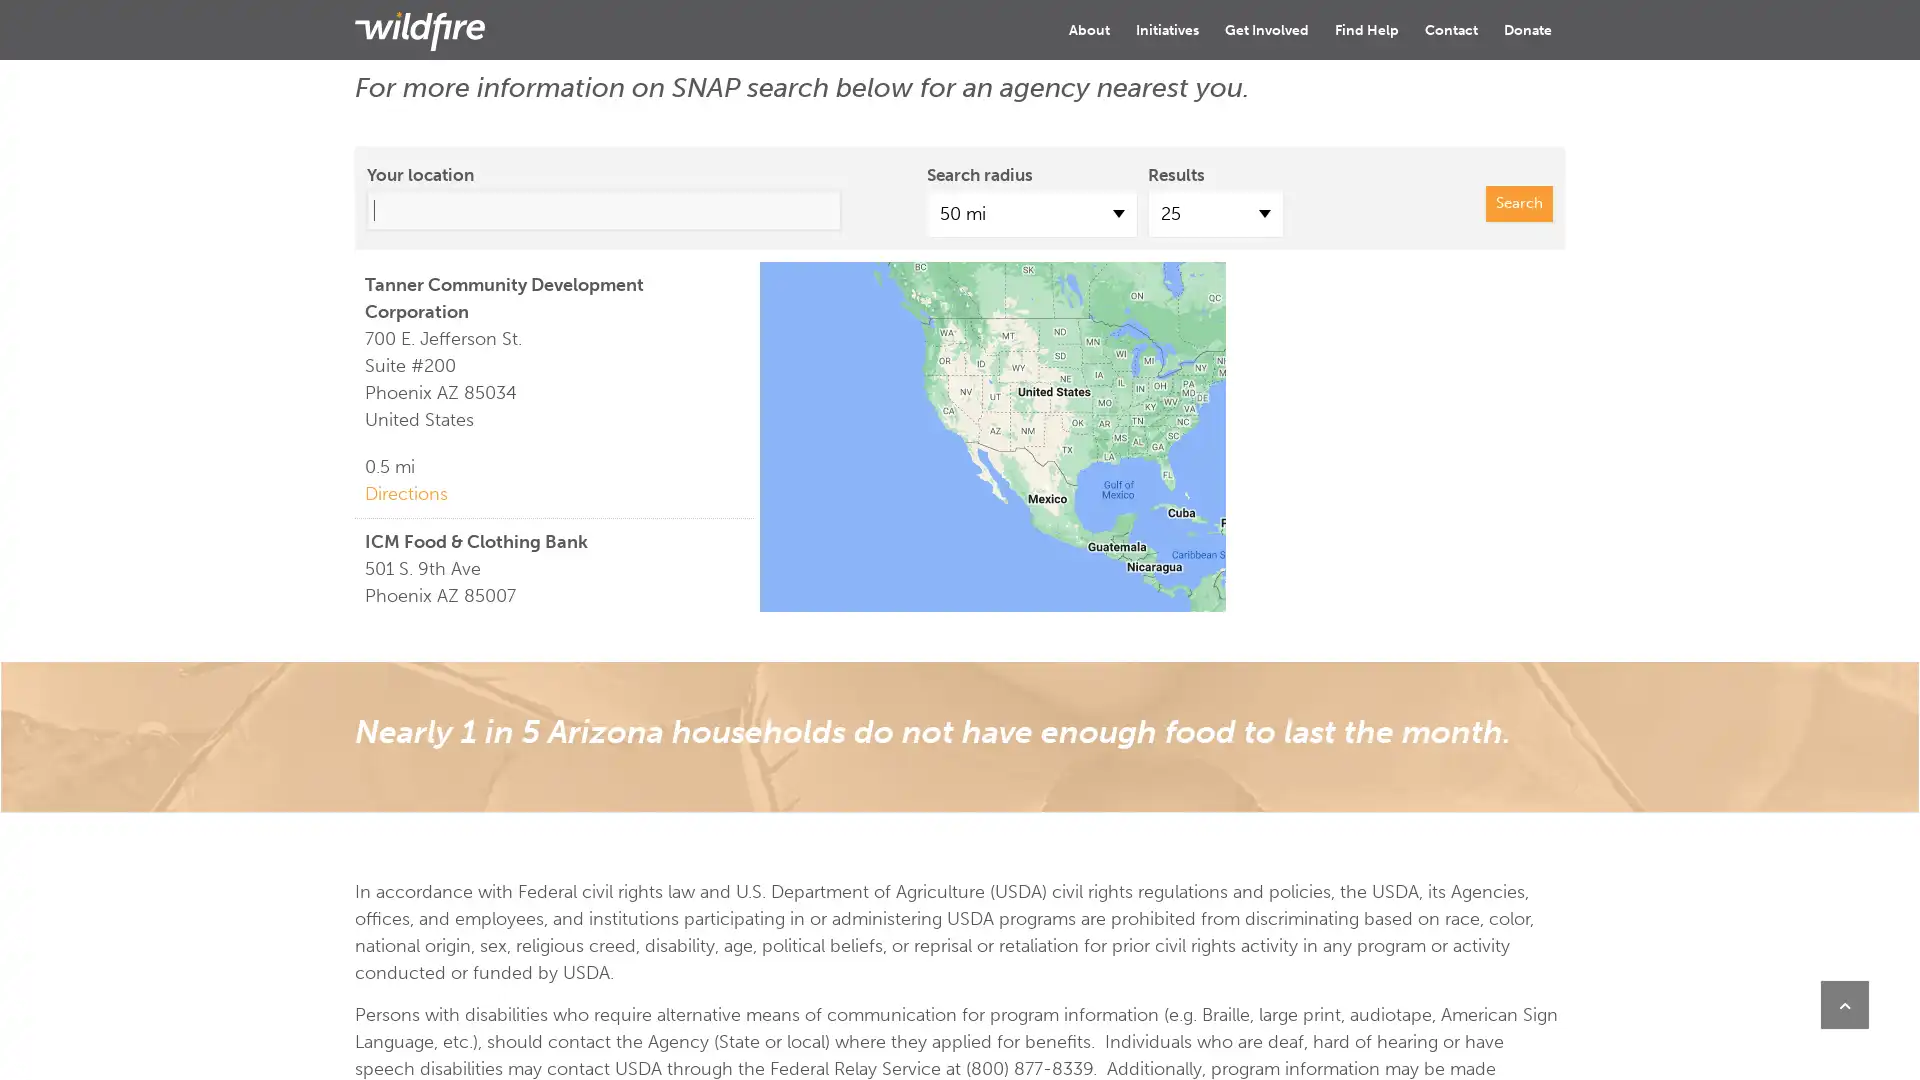  What do you see at coordinates (1169, 423) in the screenshot?
I see `Pilgrim Rest Foundation, Inc.` at bounding box center [1169, 423].